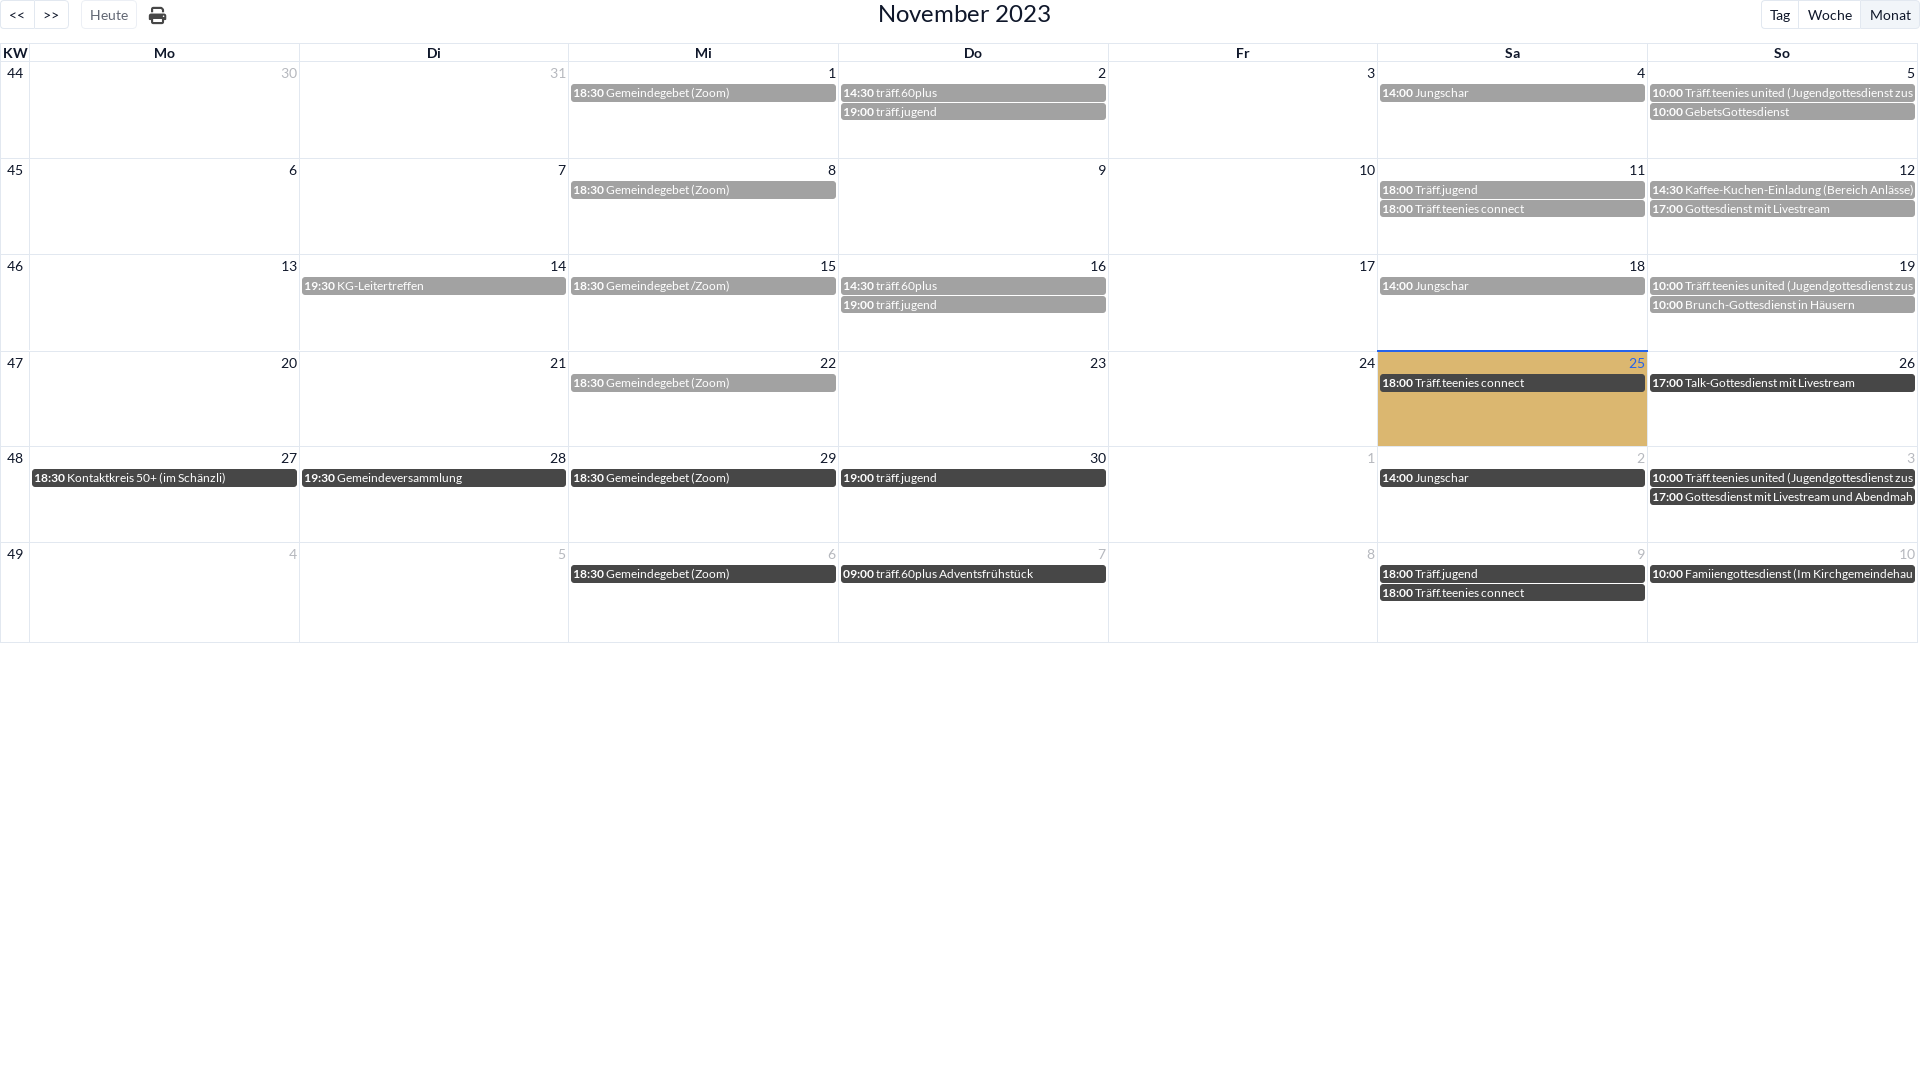 This screenshot has width=1920, height=1080. I want to click on '>>', so click(51, 14).